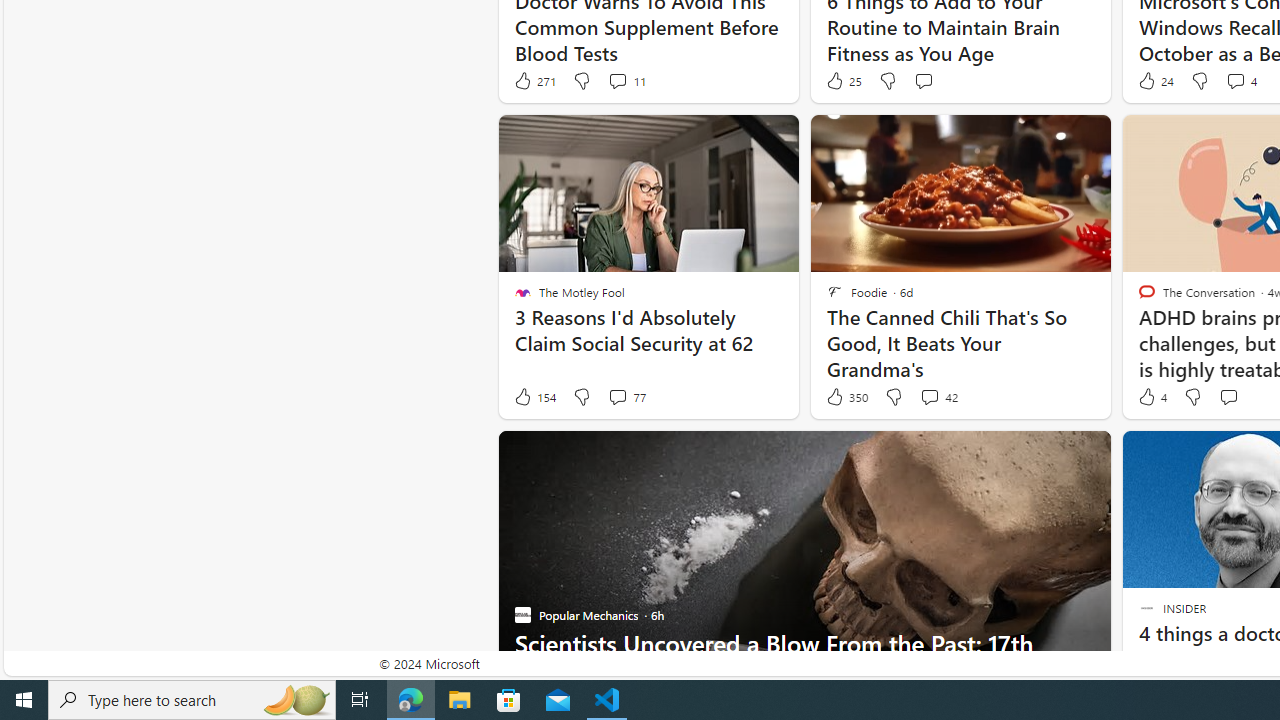 The width and height of the screenshot is (1280, 720). I want to click on '271 Like', so click(534, 80).